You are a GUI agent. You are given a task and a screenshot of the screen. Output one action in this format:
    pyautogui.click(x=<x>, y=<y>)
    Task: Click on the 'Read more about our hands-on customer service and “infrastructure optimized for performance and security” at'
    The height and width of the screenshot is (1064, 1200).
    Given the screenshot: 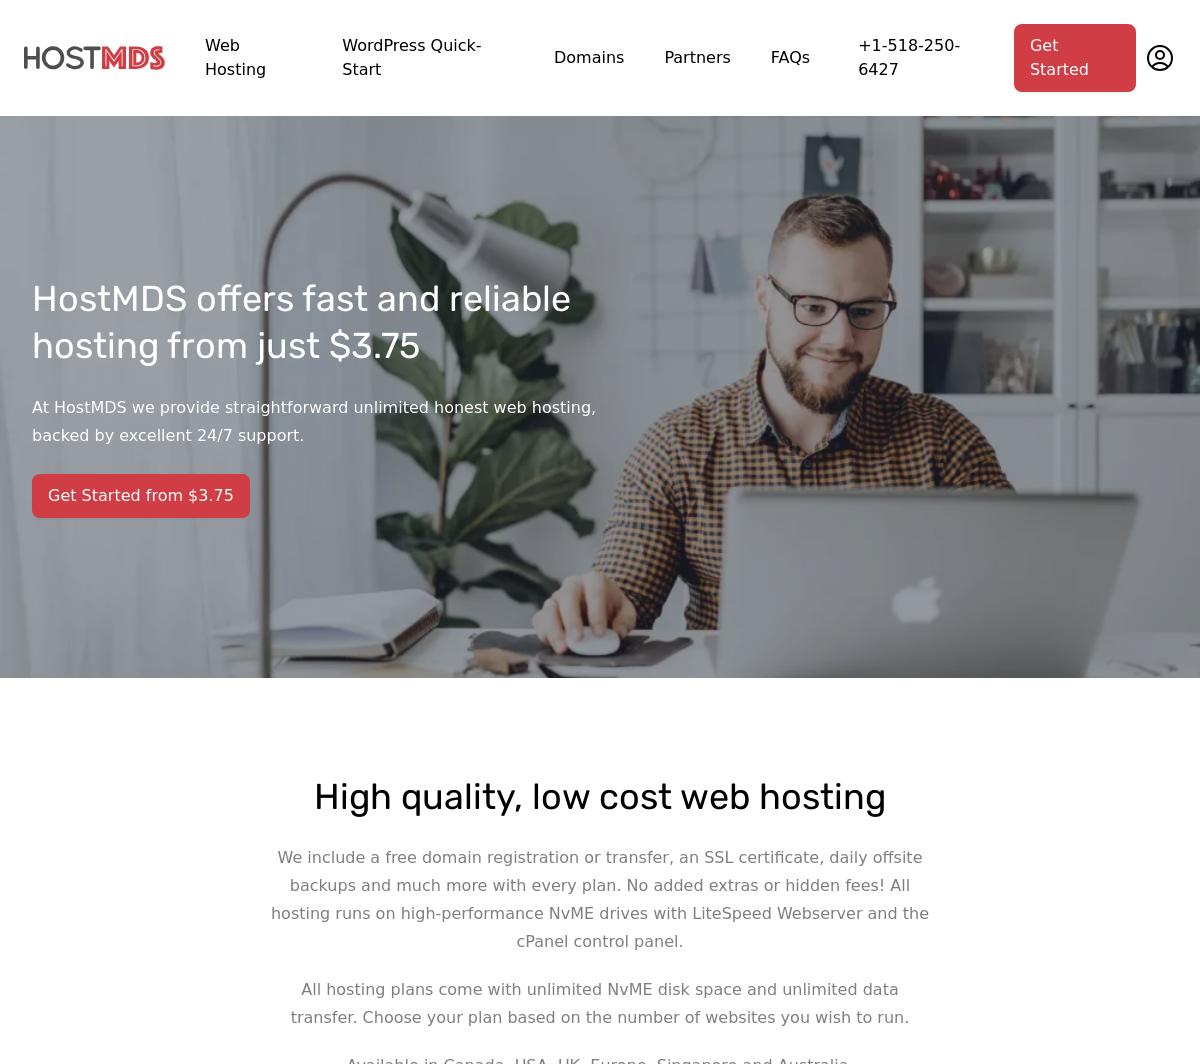 What is the action you would take?
    pyautogui.click(x=598, y=125)
    